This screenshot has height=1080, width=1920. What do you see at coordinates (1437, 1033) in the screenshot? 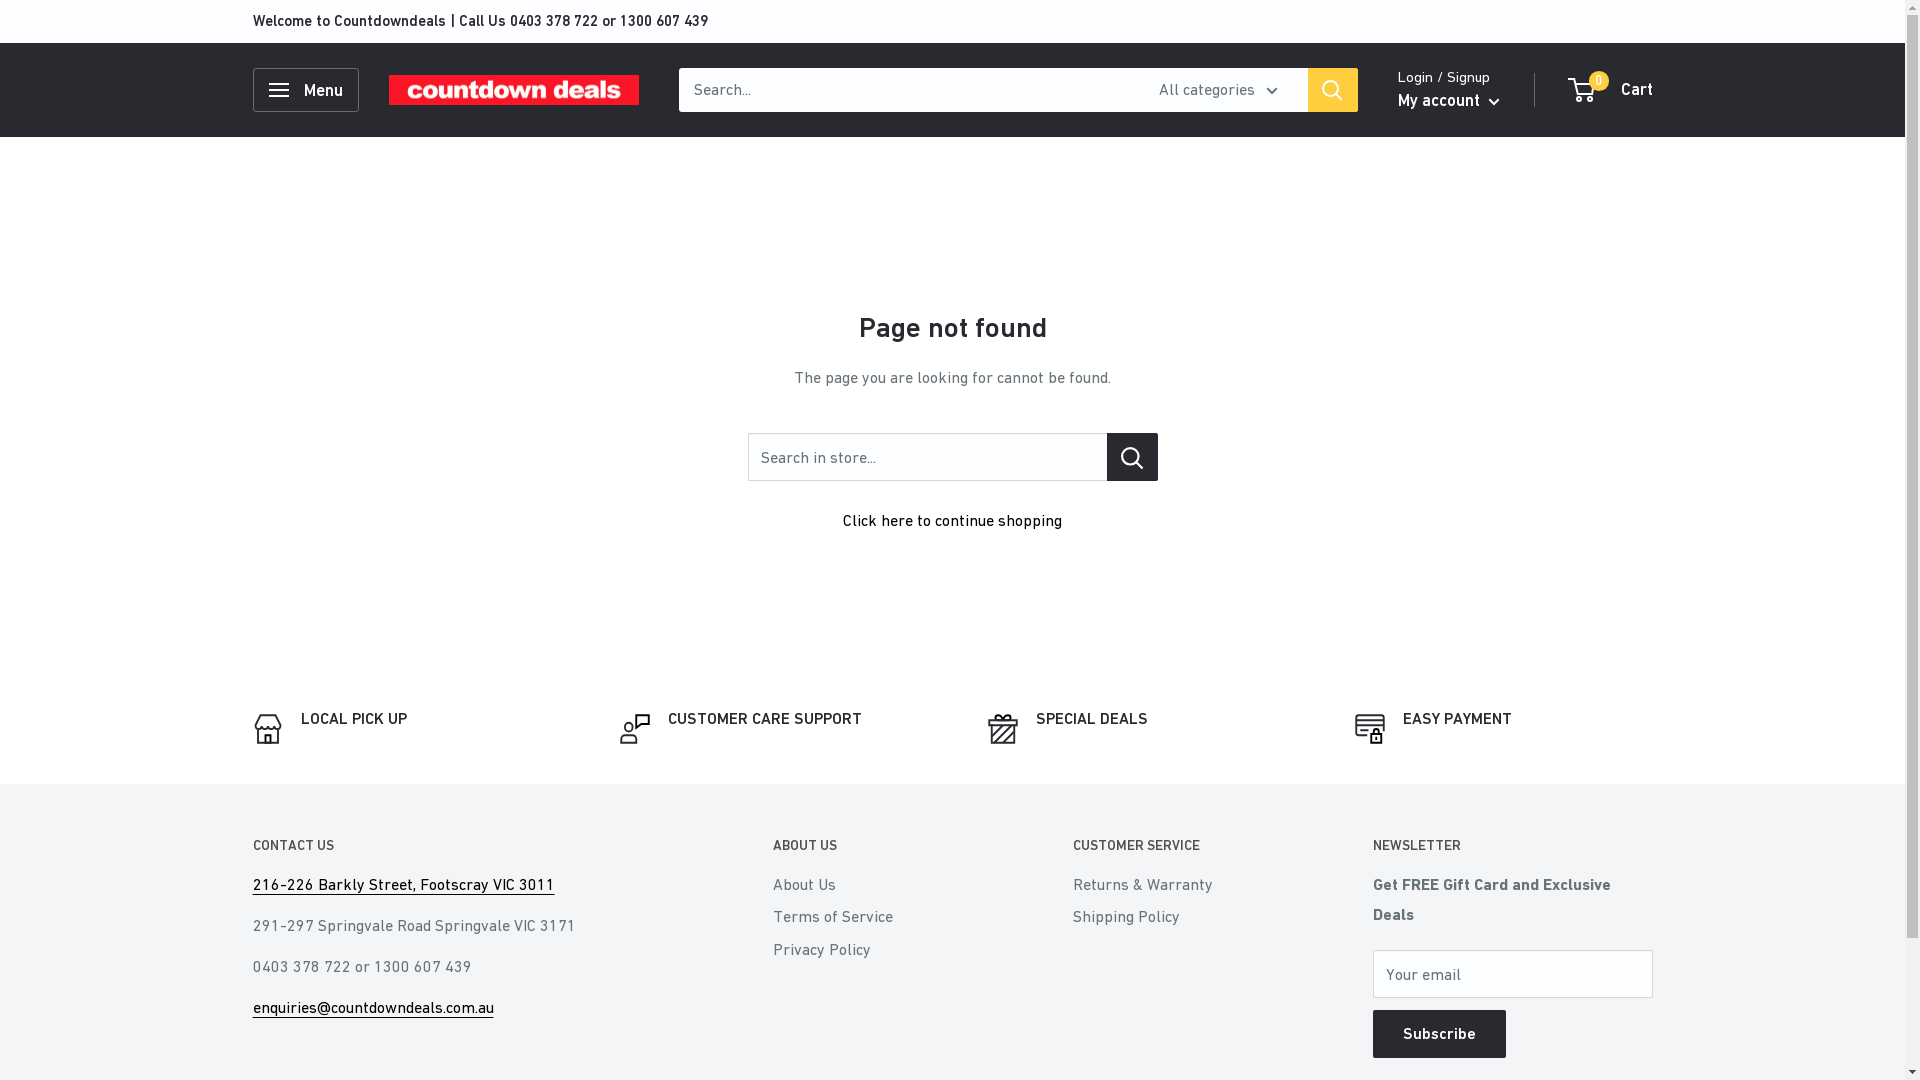
I see `'Subscribe'` at bounding box center [1437, 1033].